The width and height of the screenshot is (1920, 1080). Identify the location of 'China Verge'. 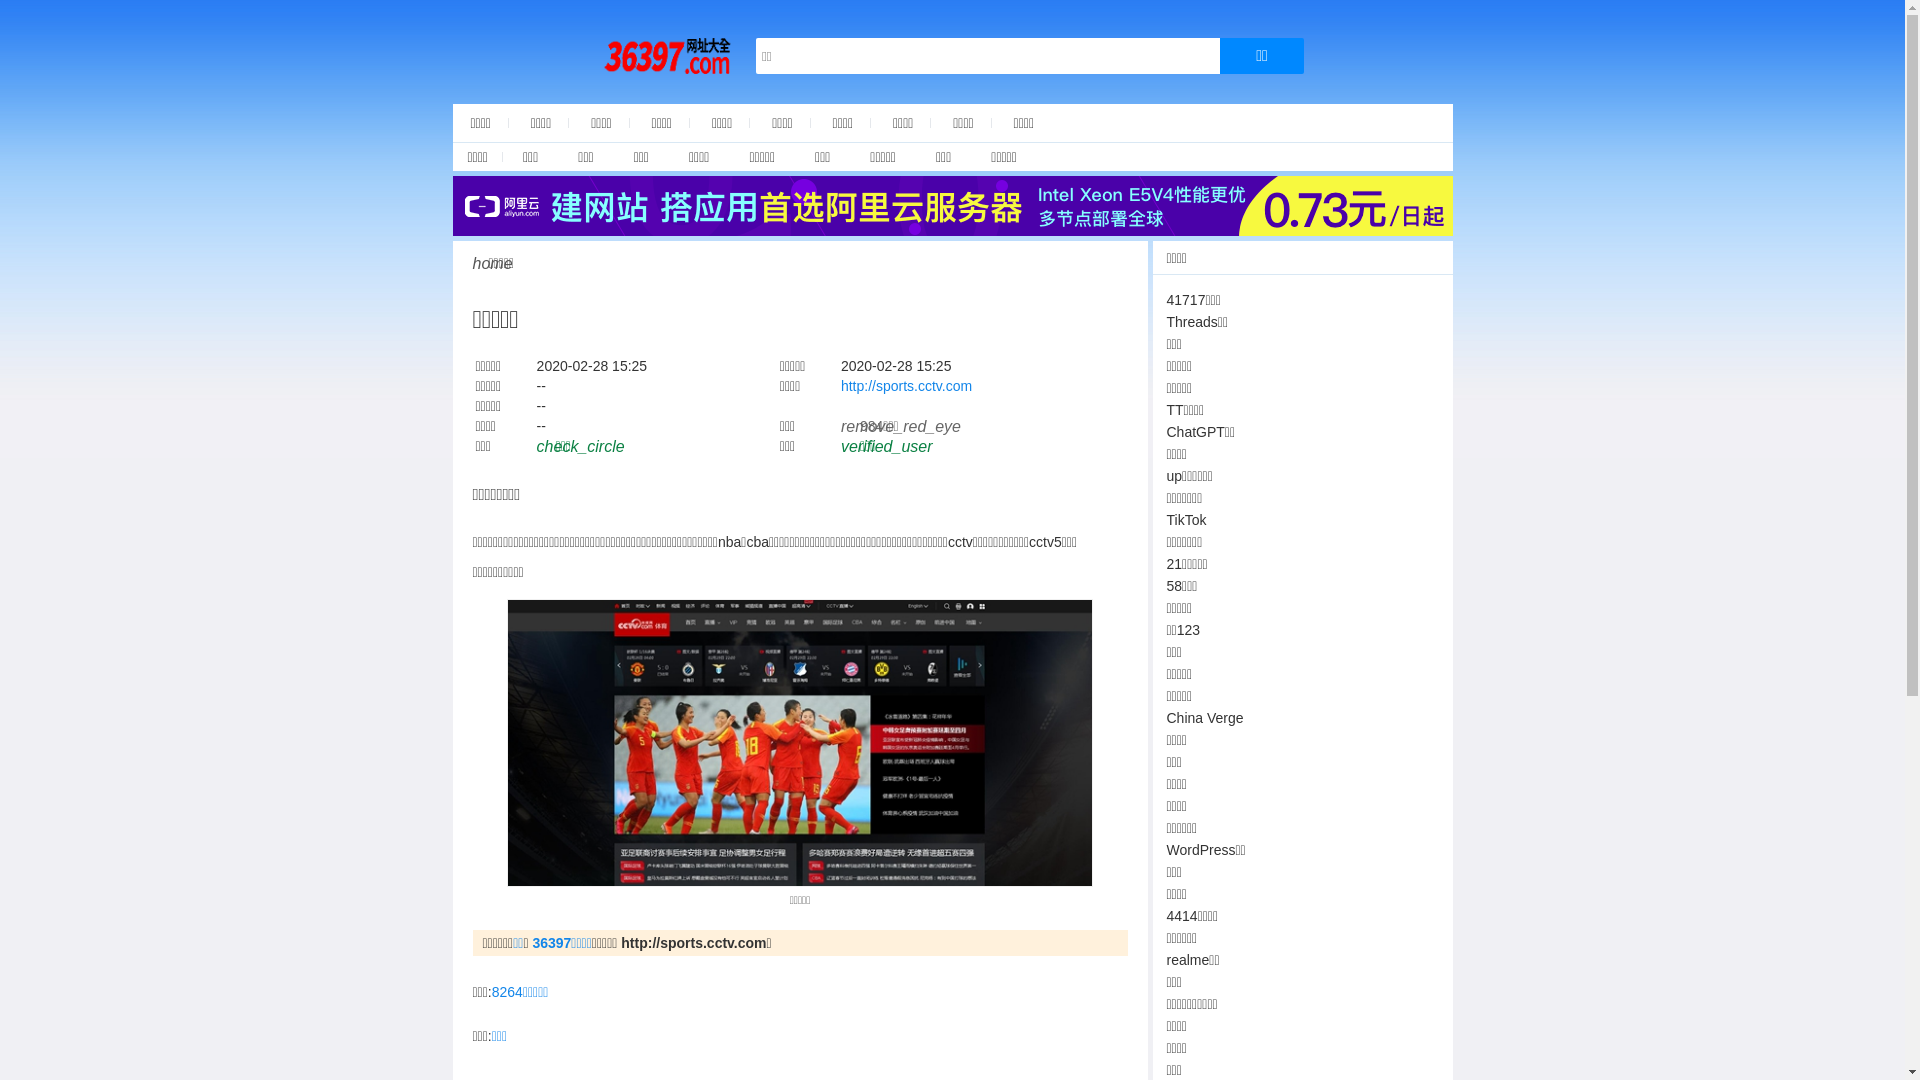
(1203, 716).